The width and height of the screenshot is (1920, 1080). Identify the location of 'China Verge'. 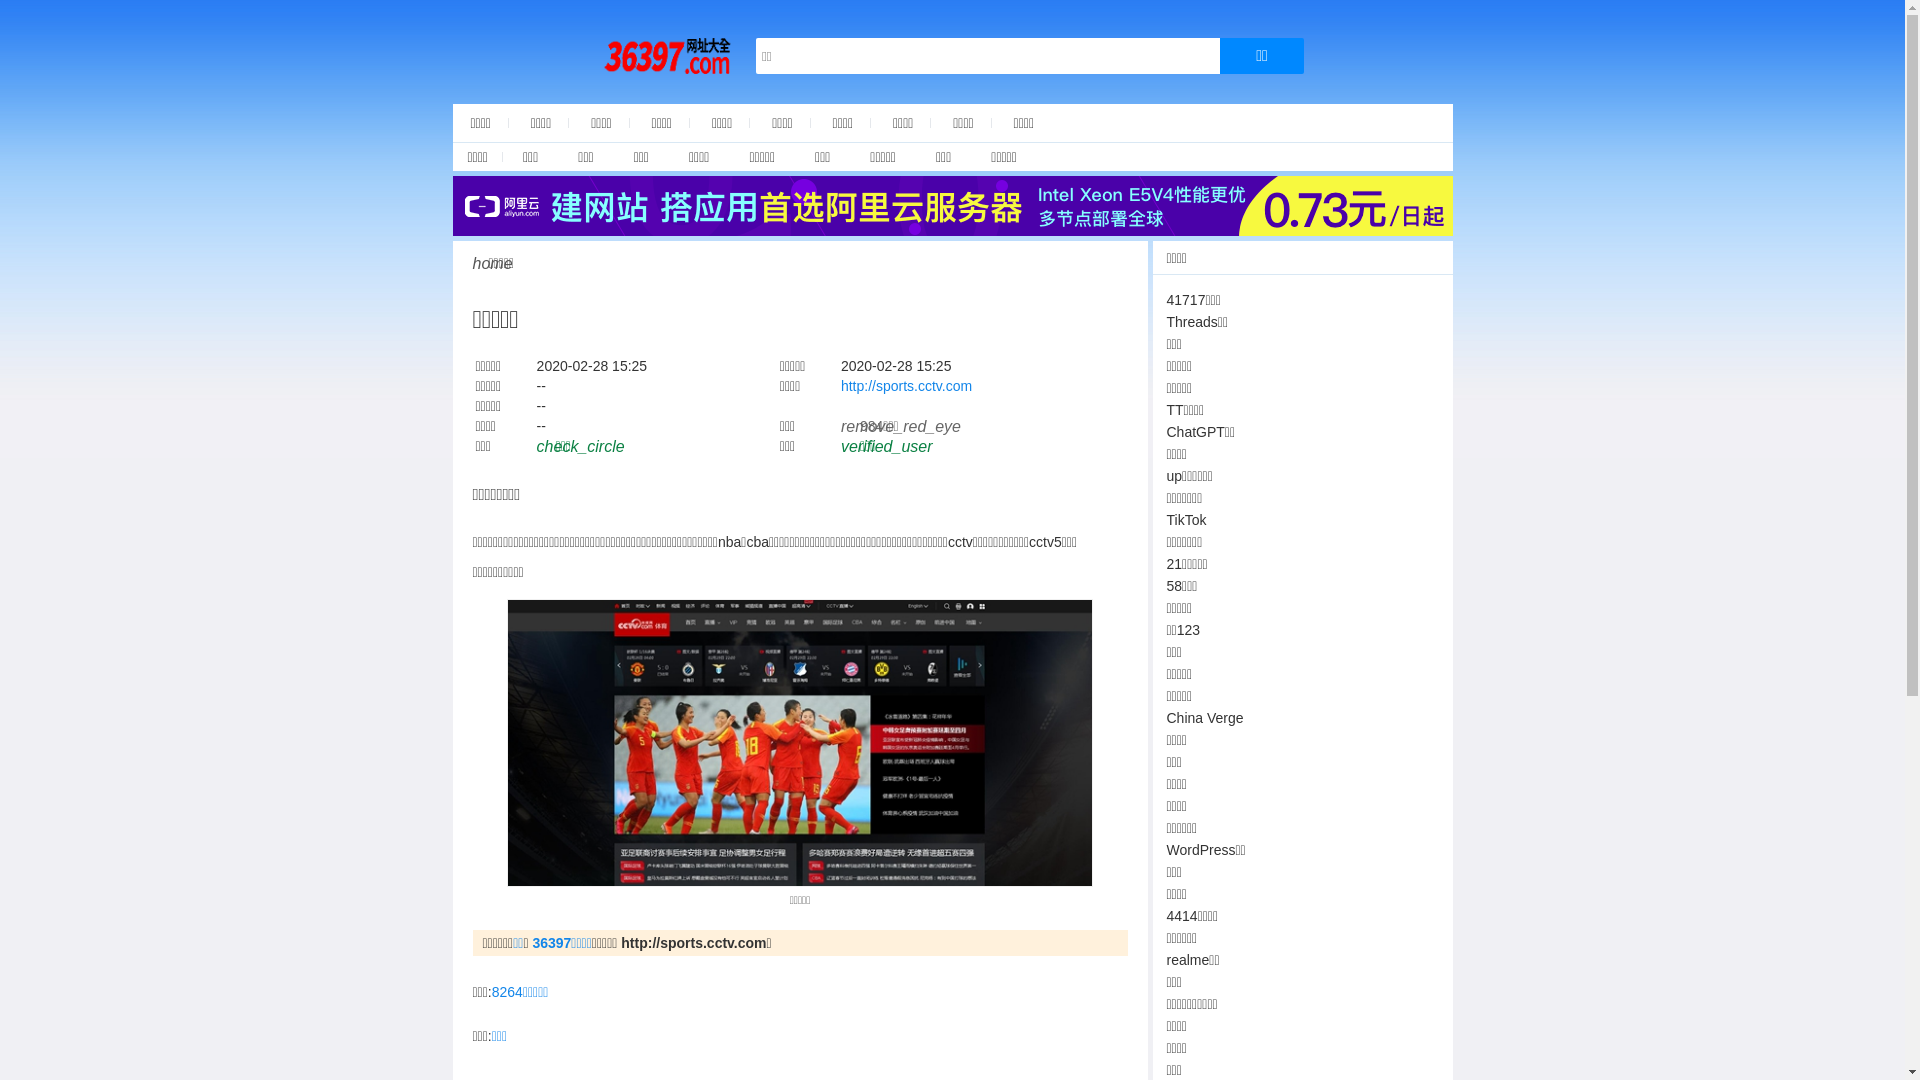
(1203, 716).